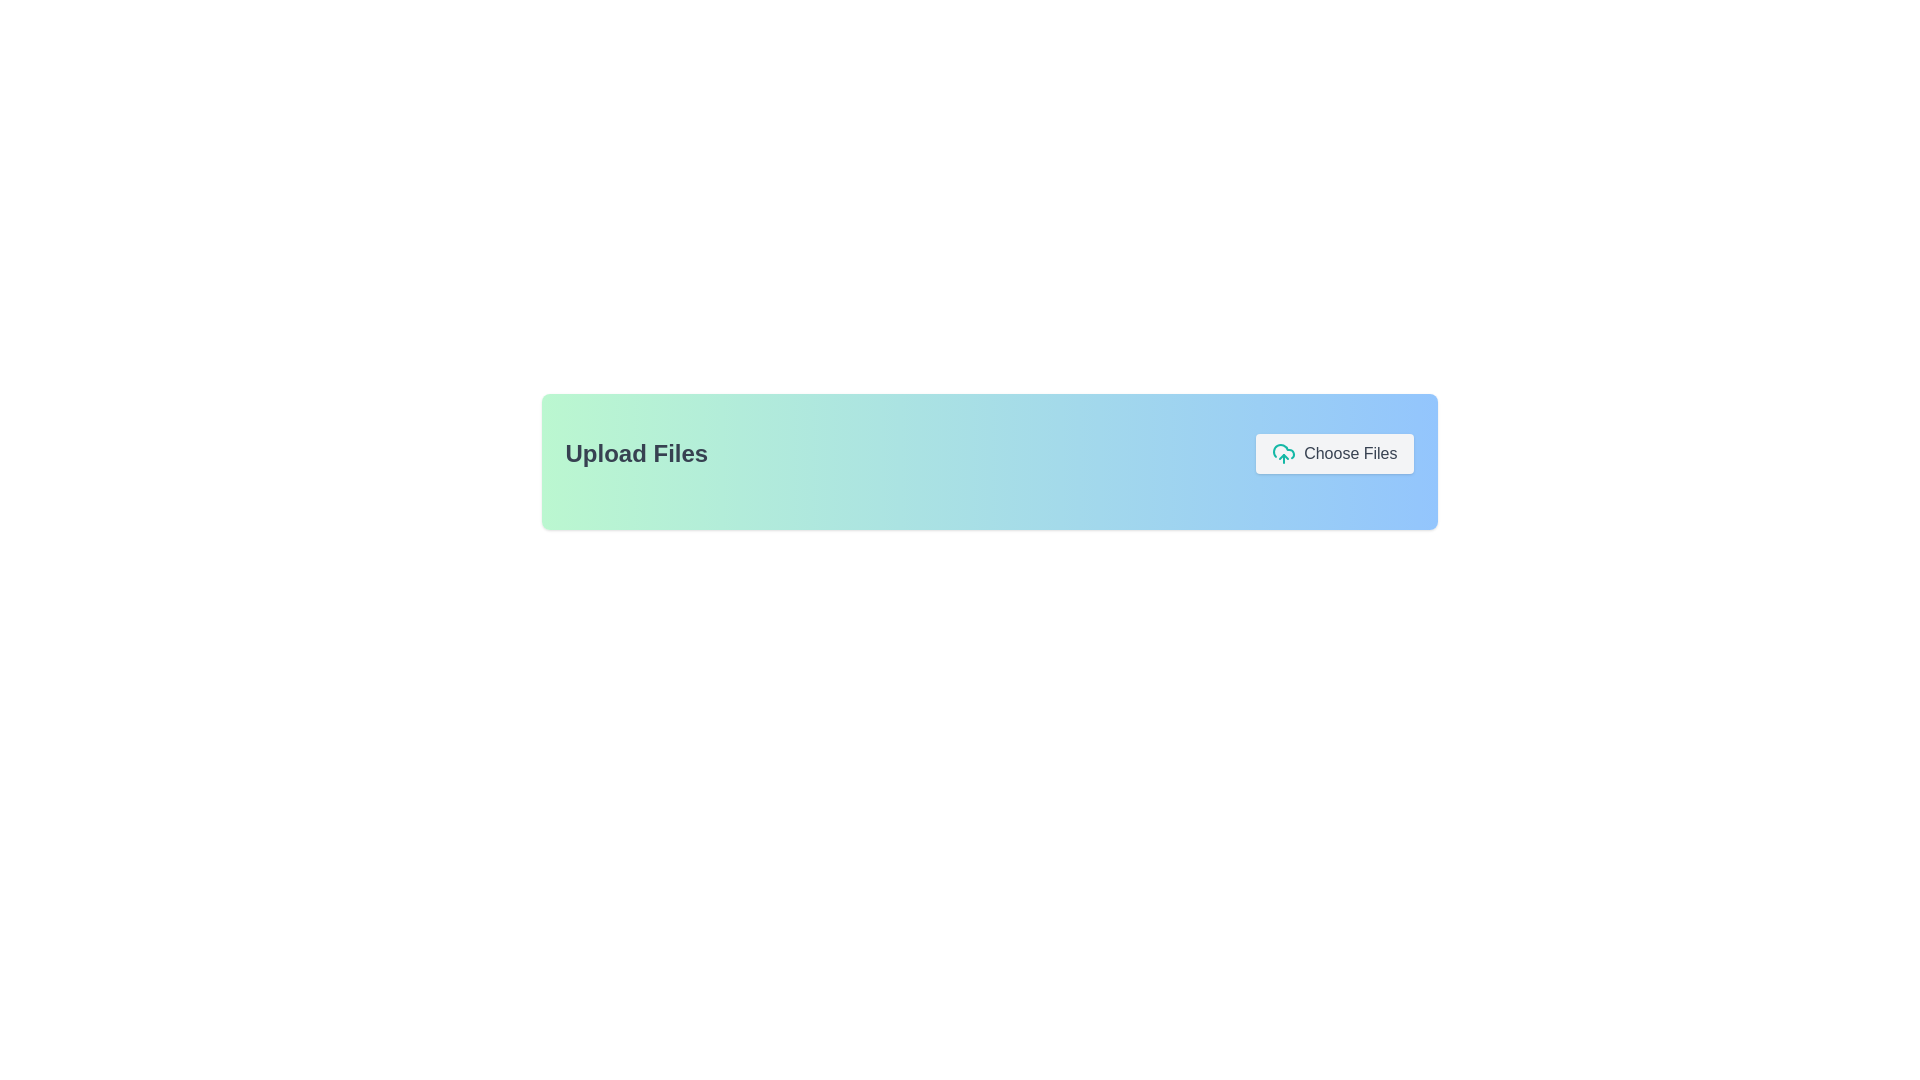 The height and width of the screenshot is (1080, 1920). Describe the element at coordinates (635, 454) in the screenshot. I see `the text element that serves as a heading for the upload functionality, located on the left side of the interface, preceding the 'Choose Files' button` at that location.